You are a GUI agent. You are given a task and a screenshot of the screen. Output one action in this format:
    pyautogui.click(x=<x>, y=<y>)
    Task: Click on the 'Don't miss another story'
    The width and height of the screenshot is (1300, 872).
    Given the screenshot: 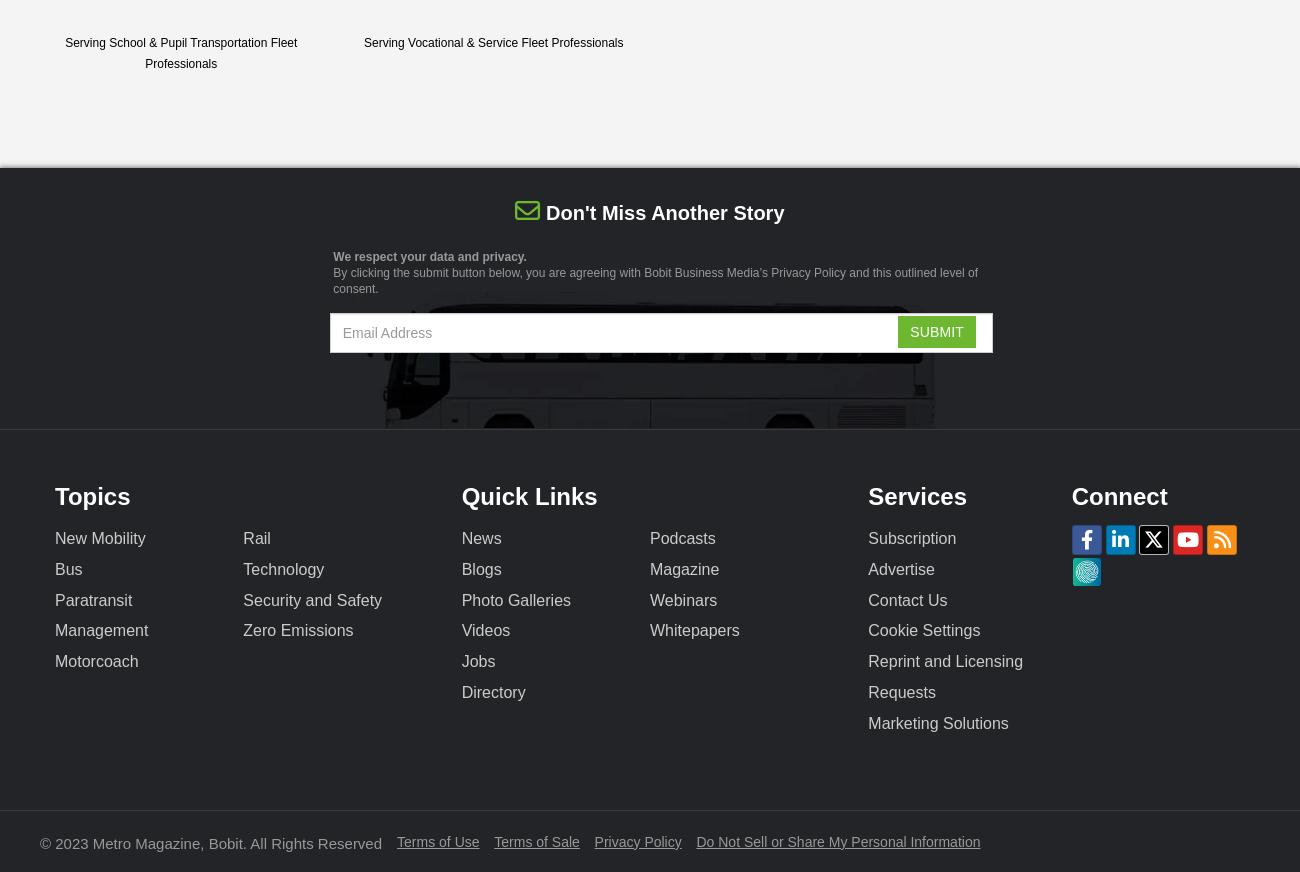 What is the action you would take?
    pyautogui.click(x=663, y=213)
    